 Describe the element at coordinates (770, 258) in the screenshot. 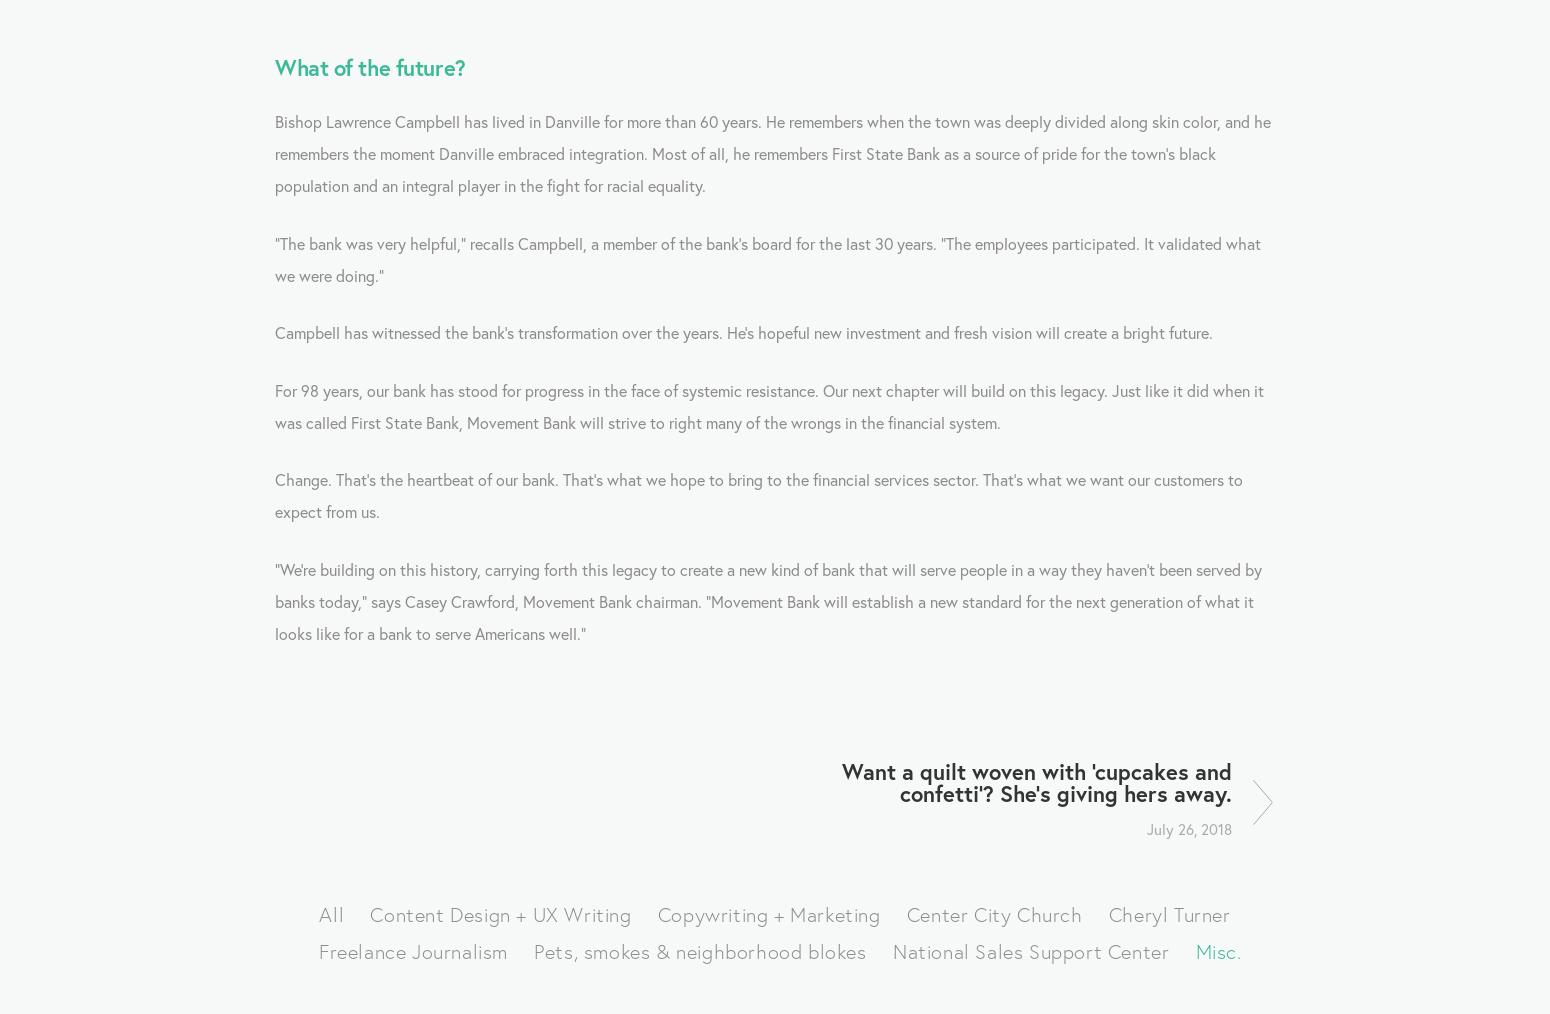

I see `'“The bank was very helpful,” recalls Campbell, a member of the bank’s board for the last 30 years. “The employees participated. It validated what we were doing.”'` at that location.